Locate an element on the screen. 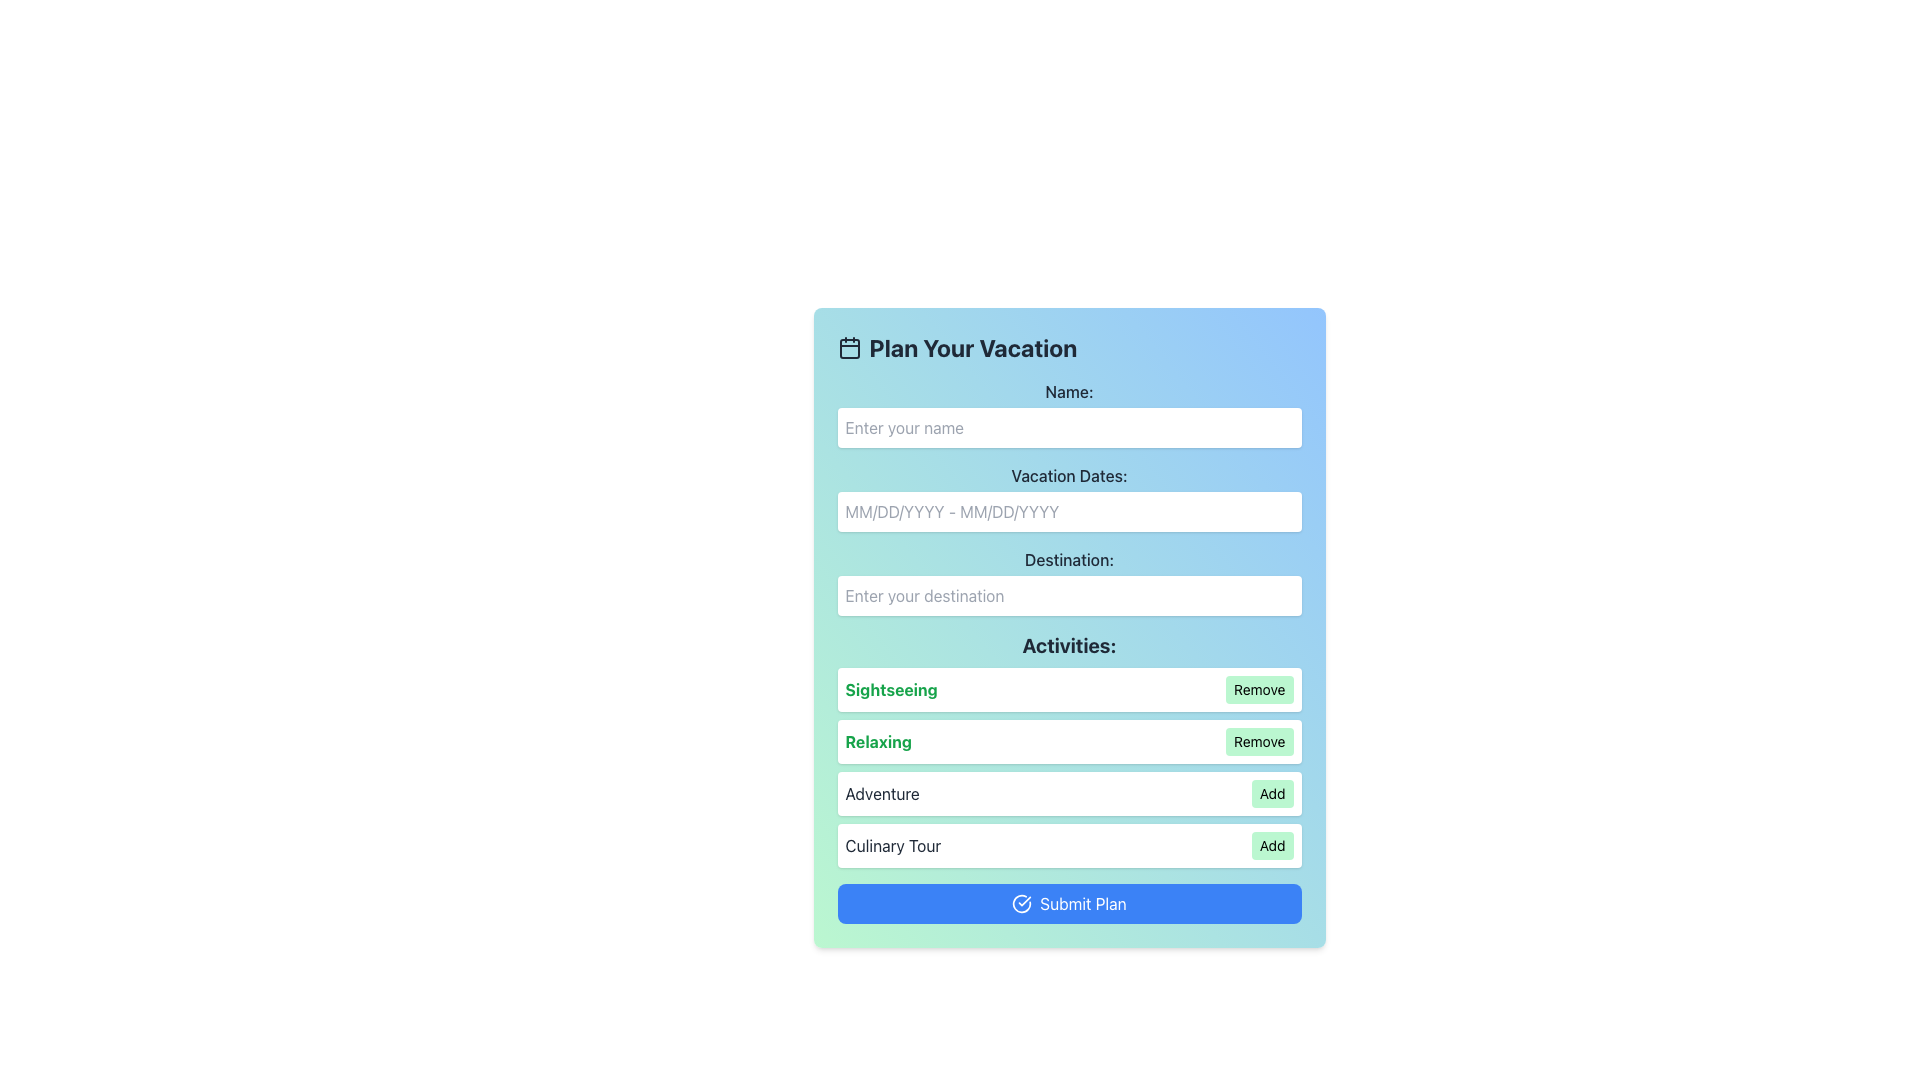  the button that removes the 'Sightseeing' activity from the list, located to the right of the 'Sightseeing' label in the Activities section is located at coordinates (1258, 689).